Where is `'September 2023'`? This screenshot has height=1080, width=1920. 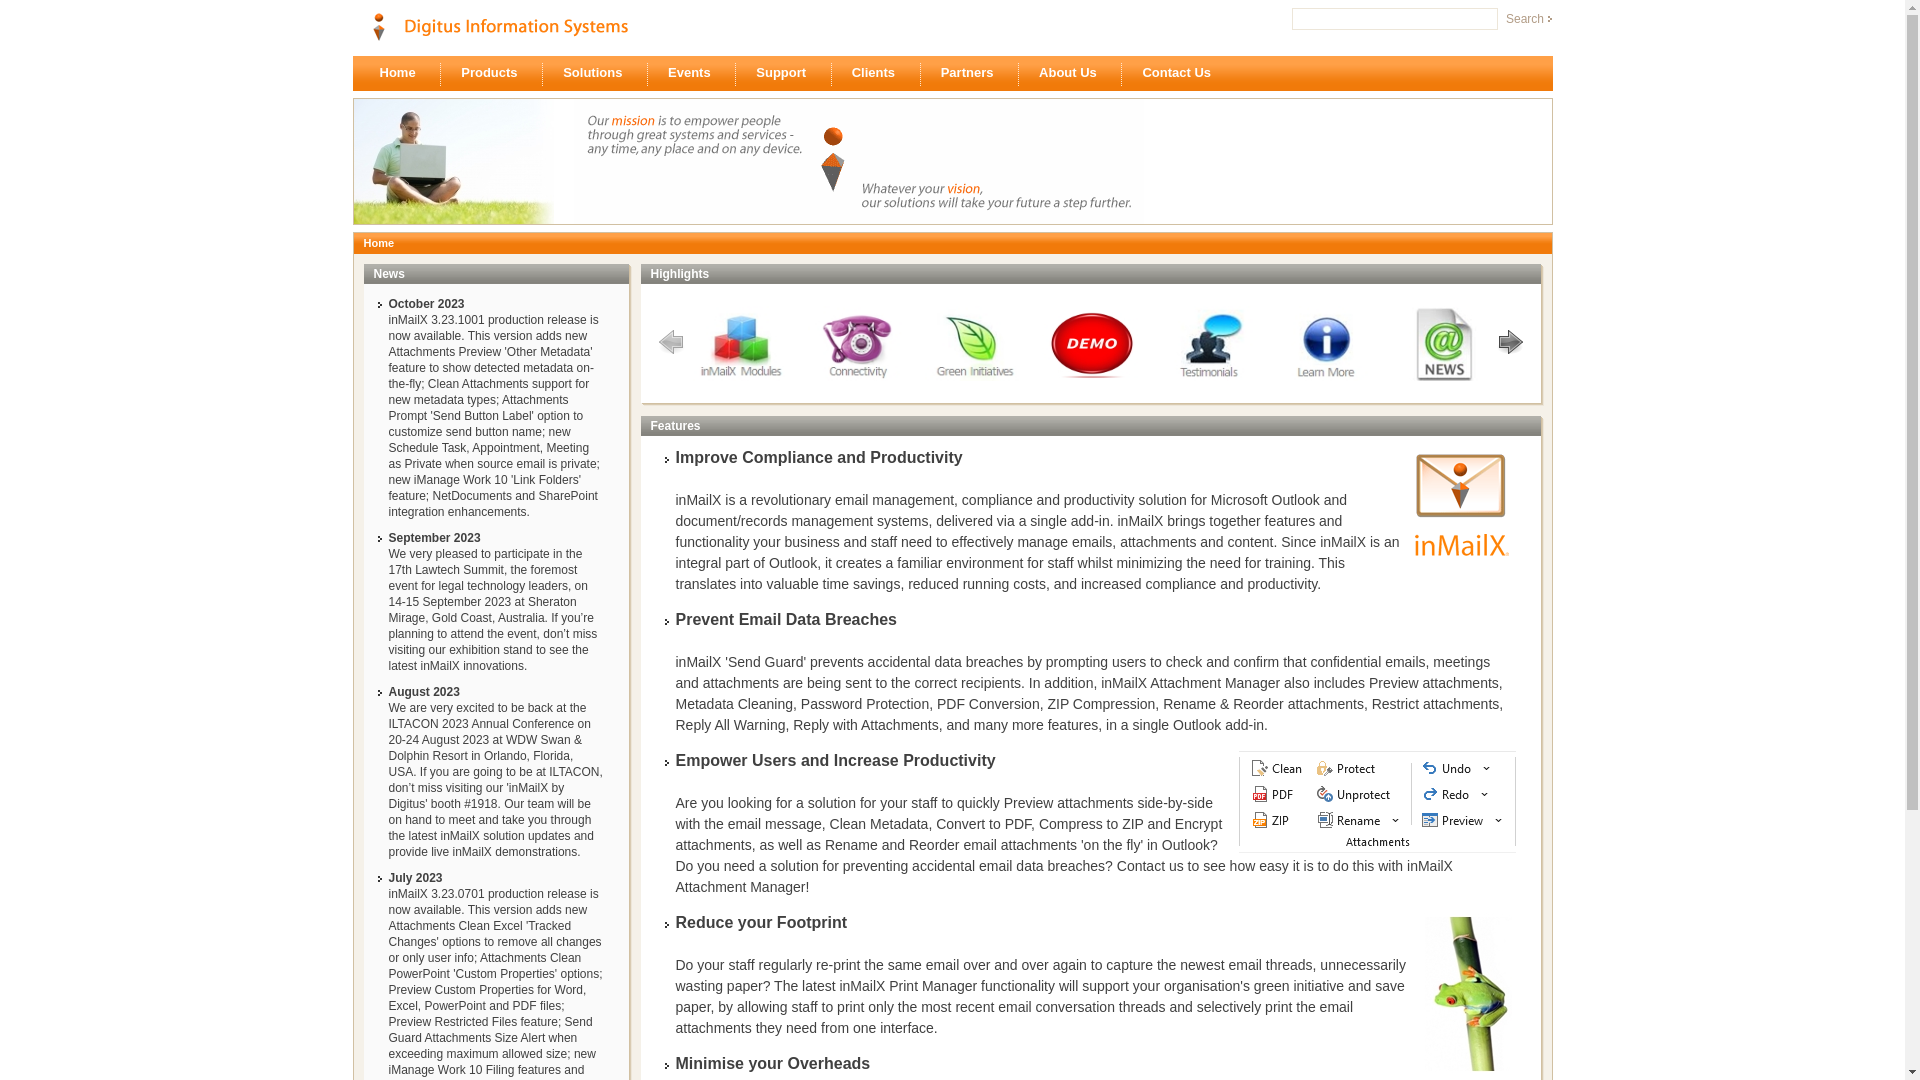 'September 2023' is located at coordinates (432, 536).